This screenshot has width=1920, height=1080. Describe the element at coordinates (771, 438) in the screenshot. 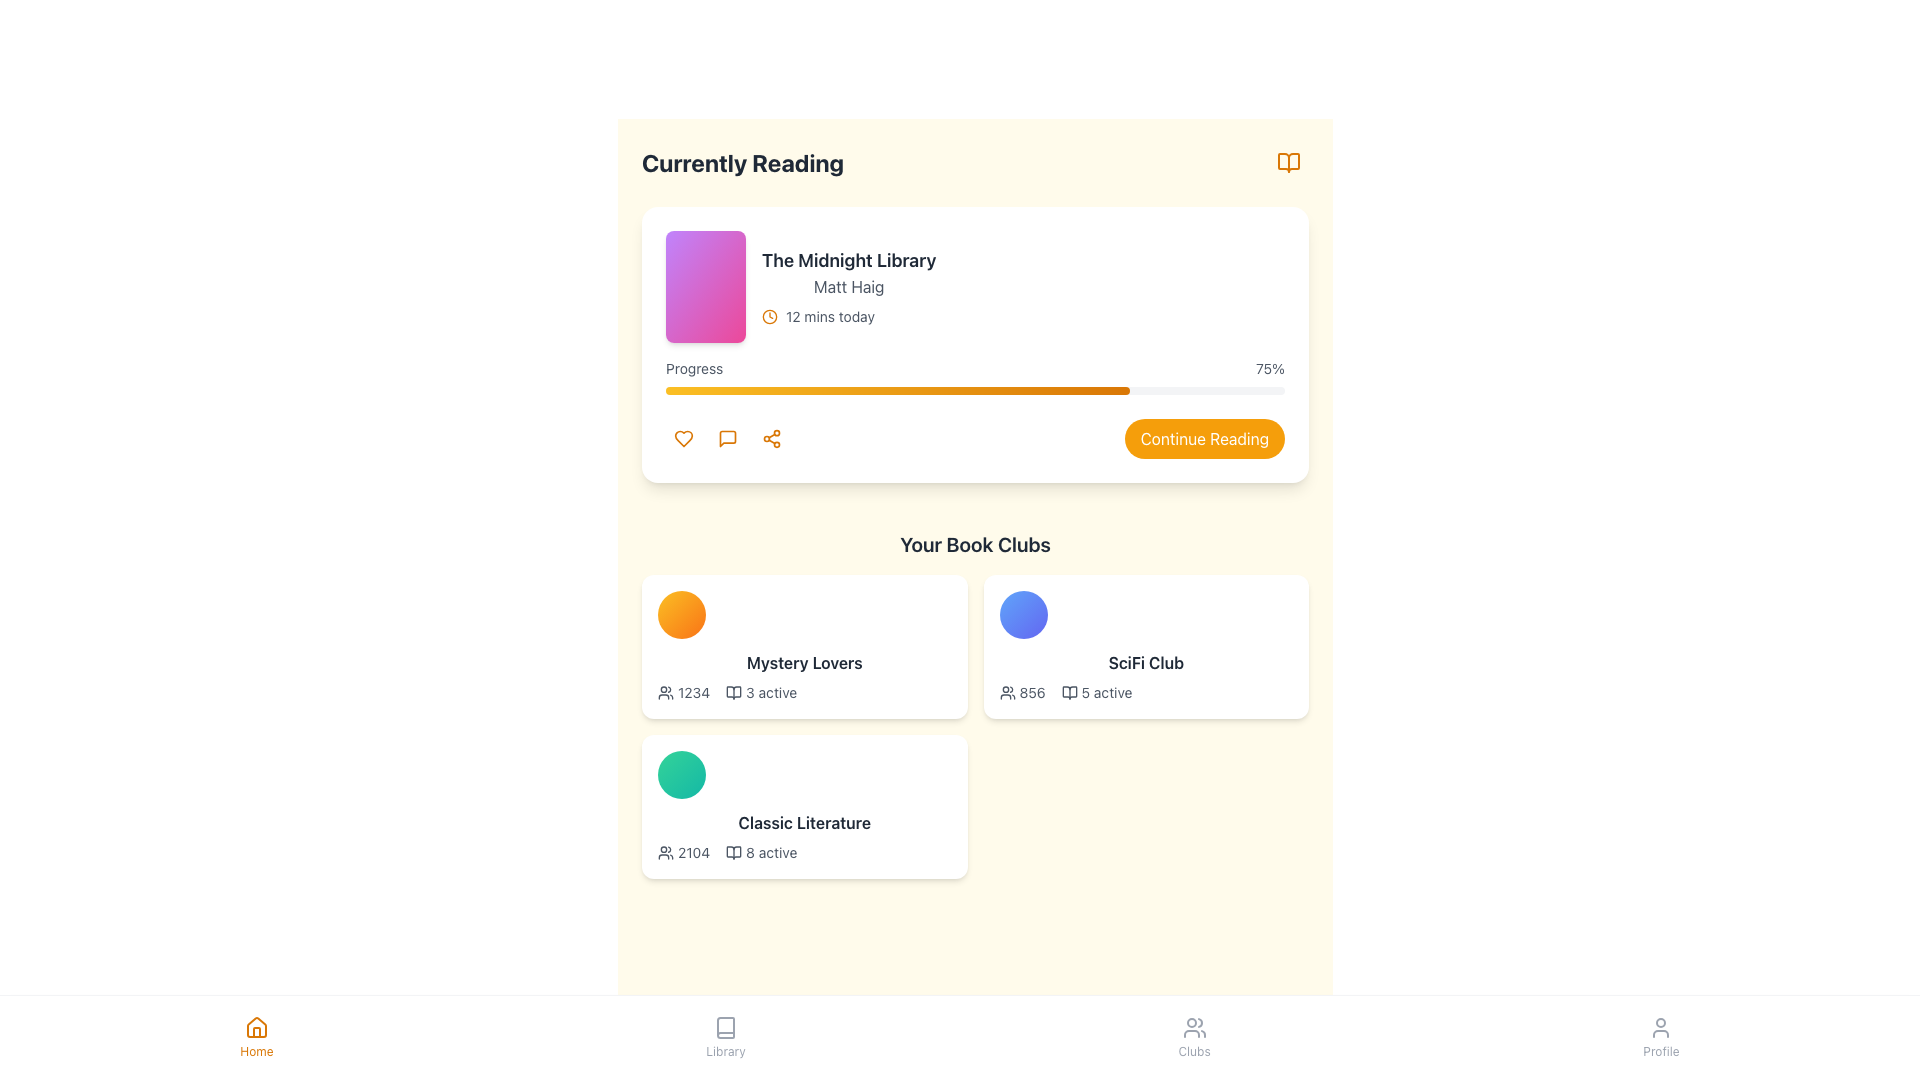

I see `the share button, which is the third circular button located under the book information card in the 'Currently Reading' section` at that location.